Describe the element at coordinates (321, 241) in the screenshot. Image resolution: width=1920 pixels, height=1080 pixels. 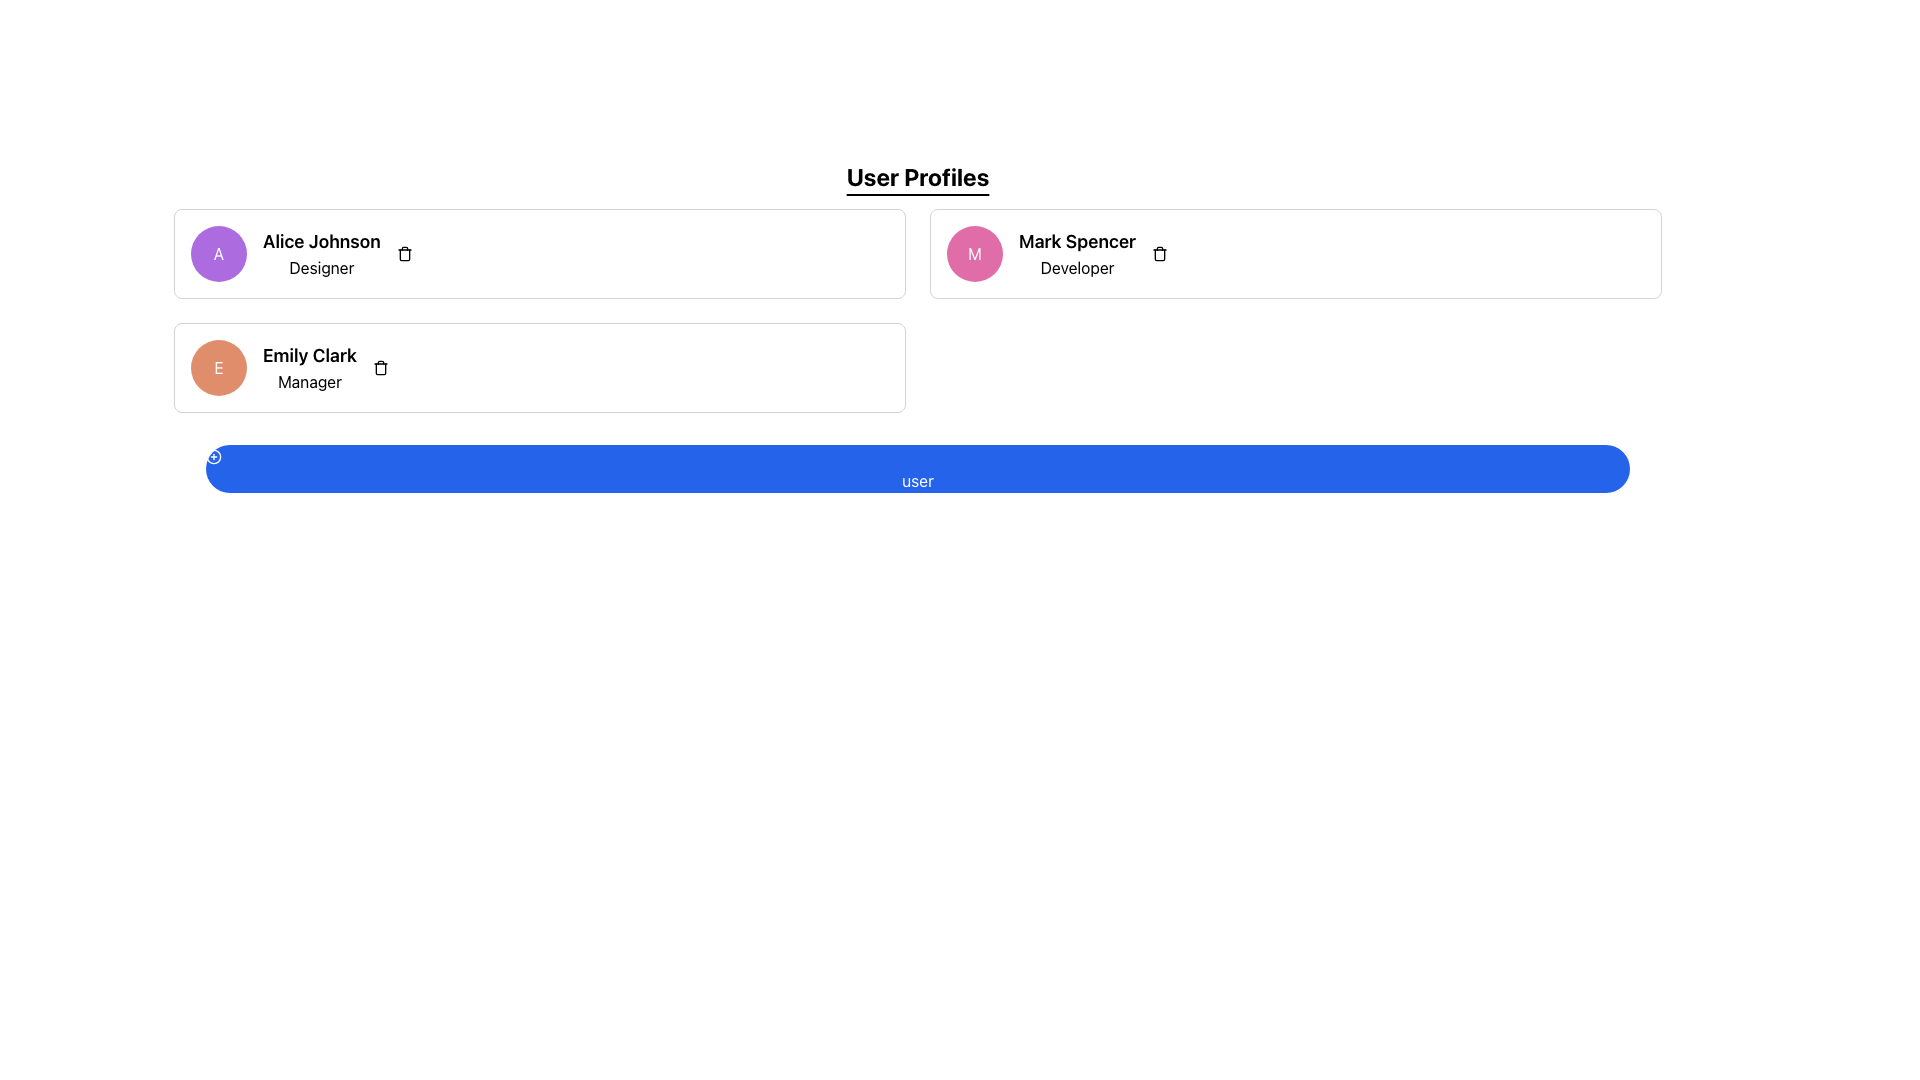
I see `the static text label 'Alice Johnson', which is styled in a bold font and serves as the primary focus of the user profile card` at that location.